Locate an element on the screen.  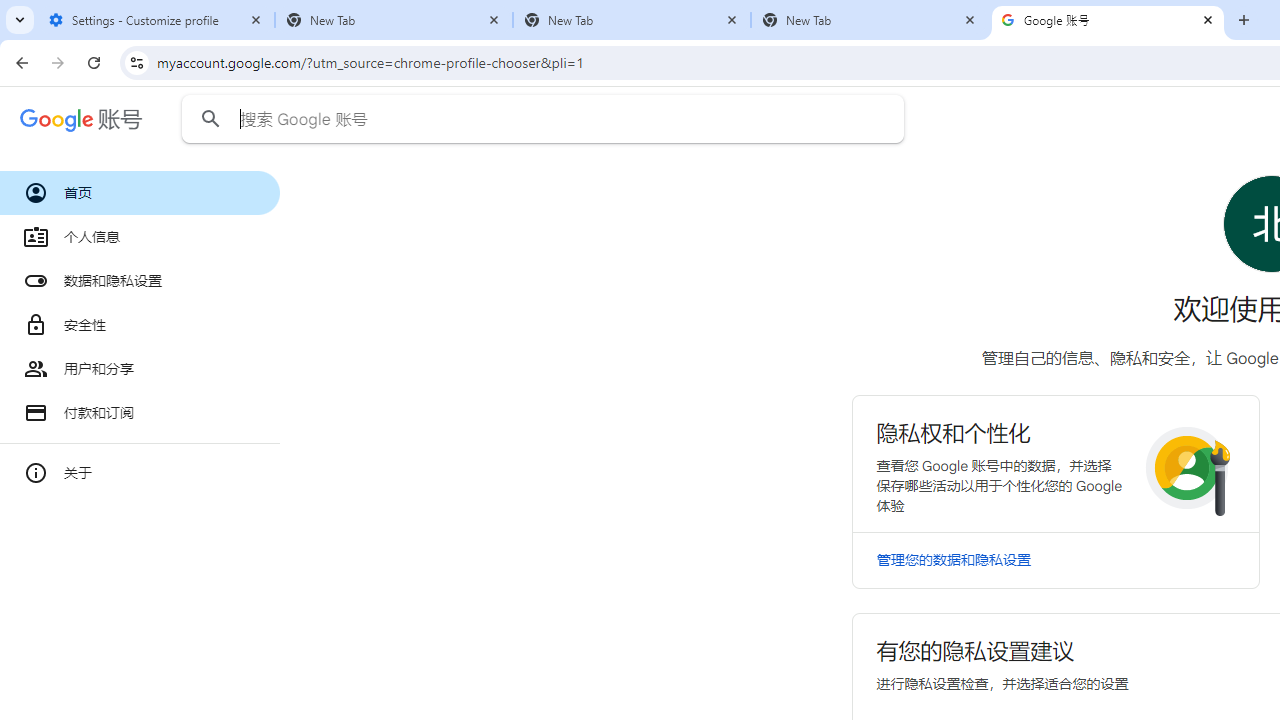
'New Tab' is located at coordinates (870, 20).